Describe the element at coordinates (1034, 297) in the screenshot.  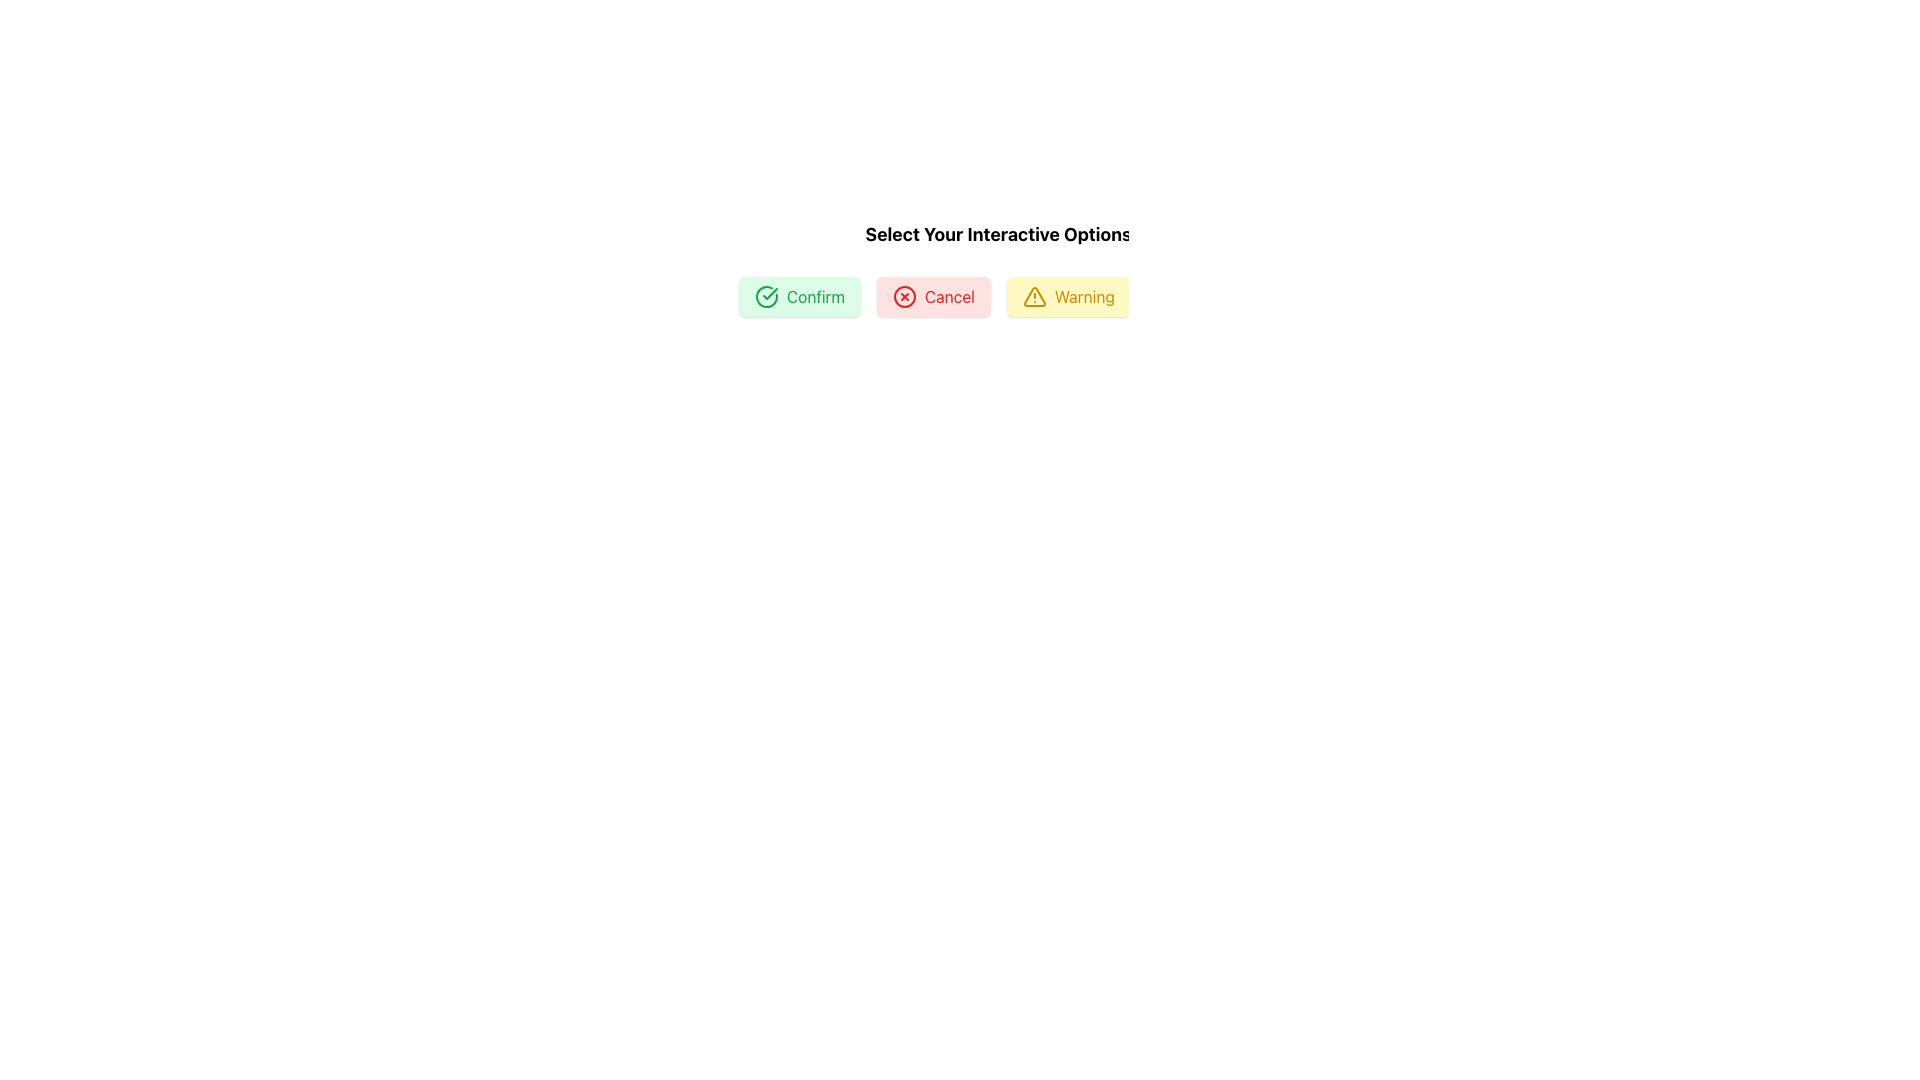
I see `the triangular warning icon located within the 'Warning' button, which has a hollow center and thick yellow outline` at that location.